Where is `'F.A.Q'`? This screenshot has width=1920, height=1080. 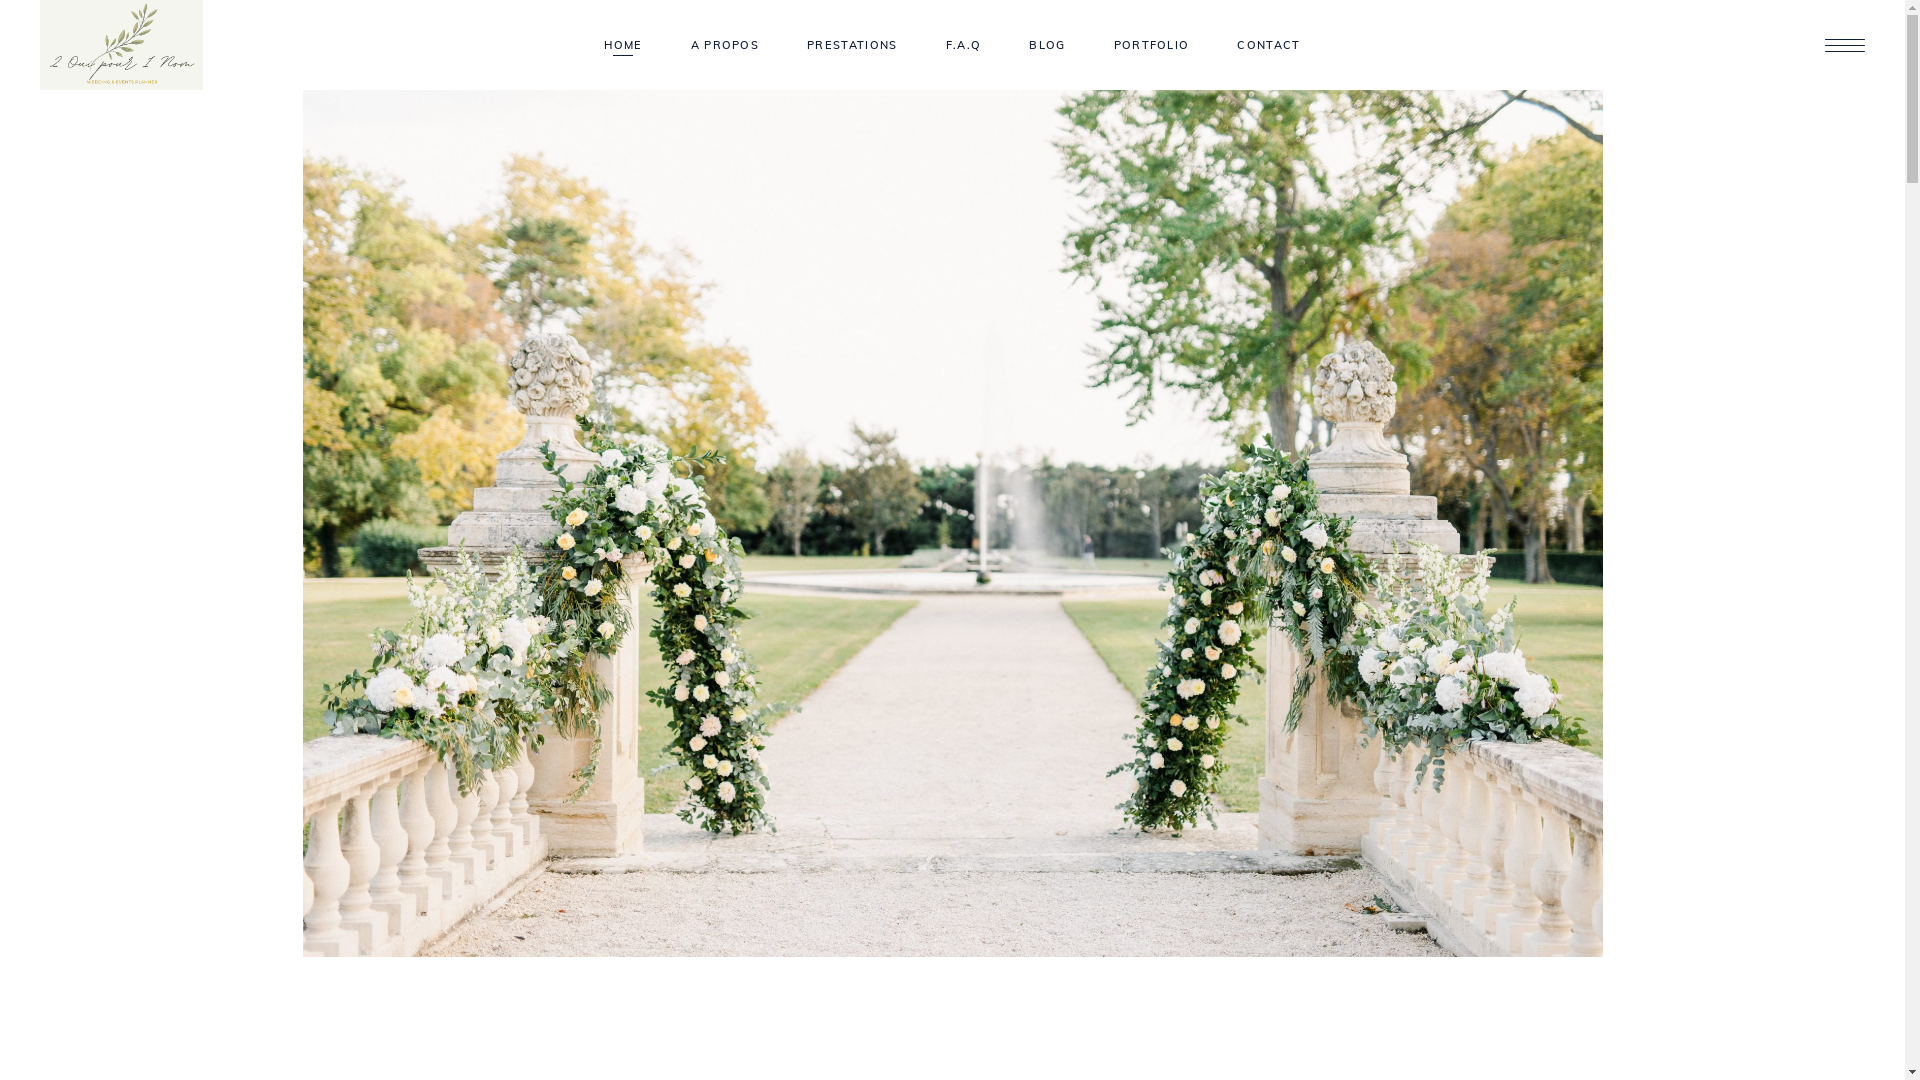 'F.A.Q' is located at coordinates (964, 45).